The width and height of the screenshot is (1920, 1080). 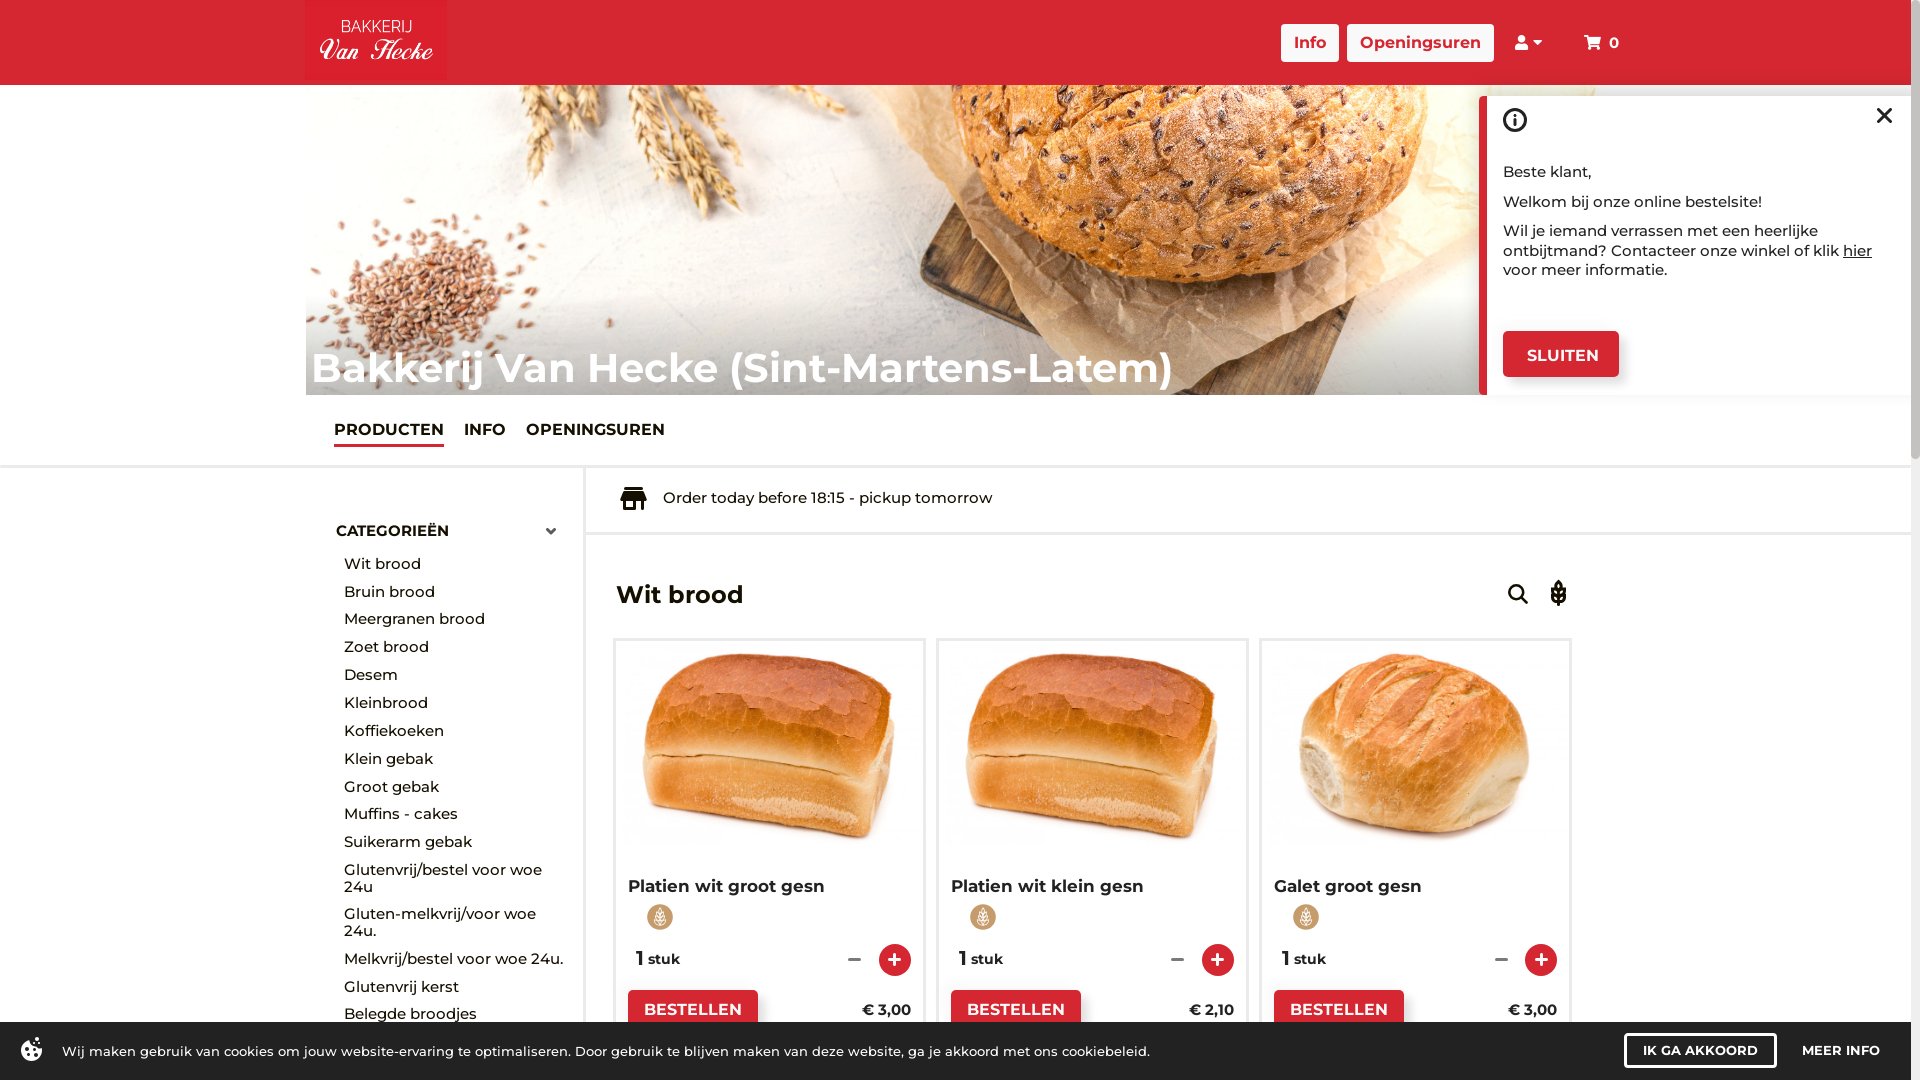 What do you see at coordinates (344, 813) in the screenshot?
I see `'Muffins - cakes'` at bounding box center [344, 813].